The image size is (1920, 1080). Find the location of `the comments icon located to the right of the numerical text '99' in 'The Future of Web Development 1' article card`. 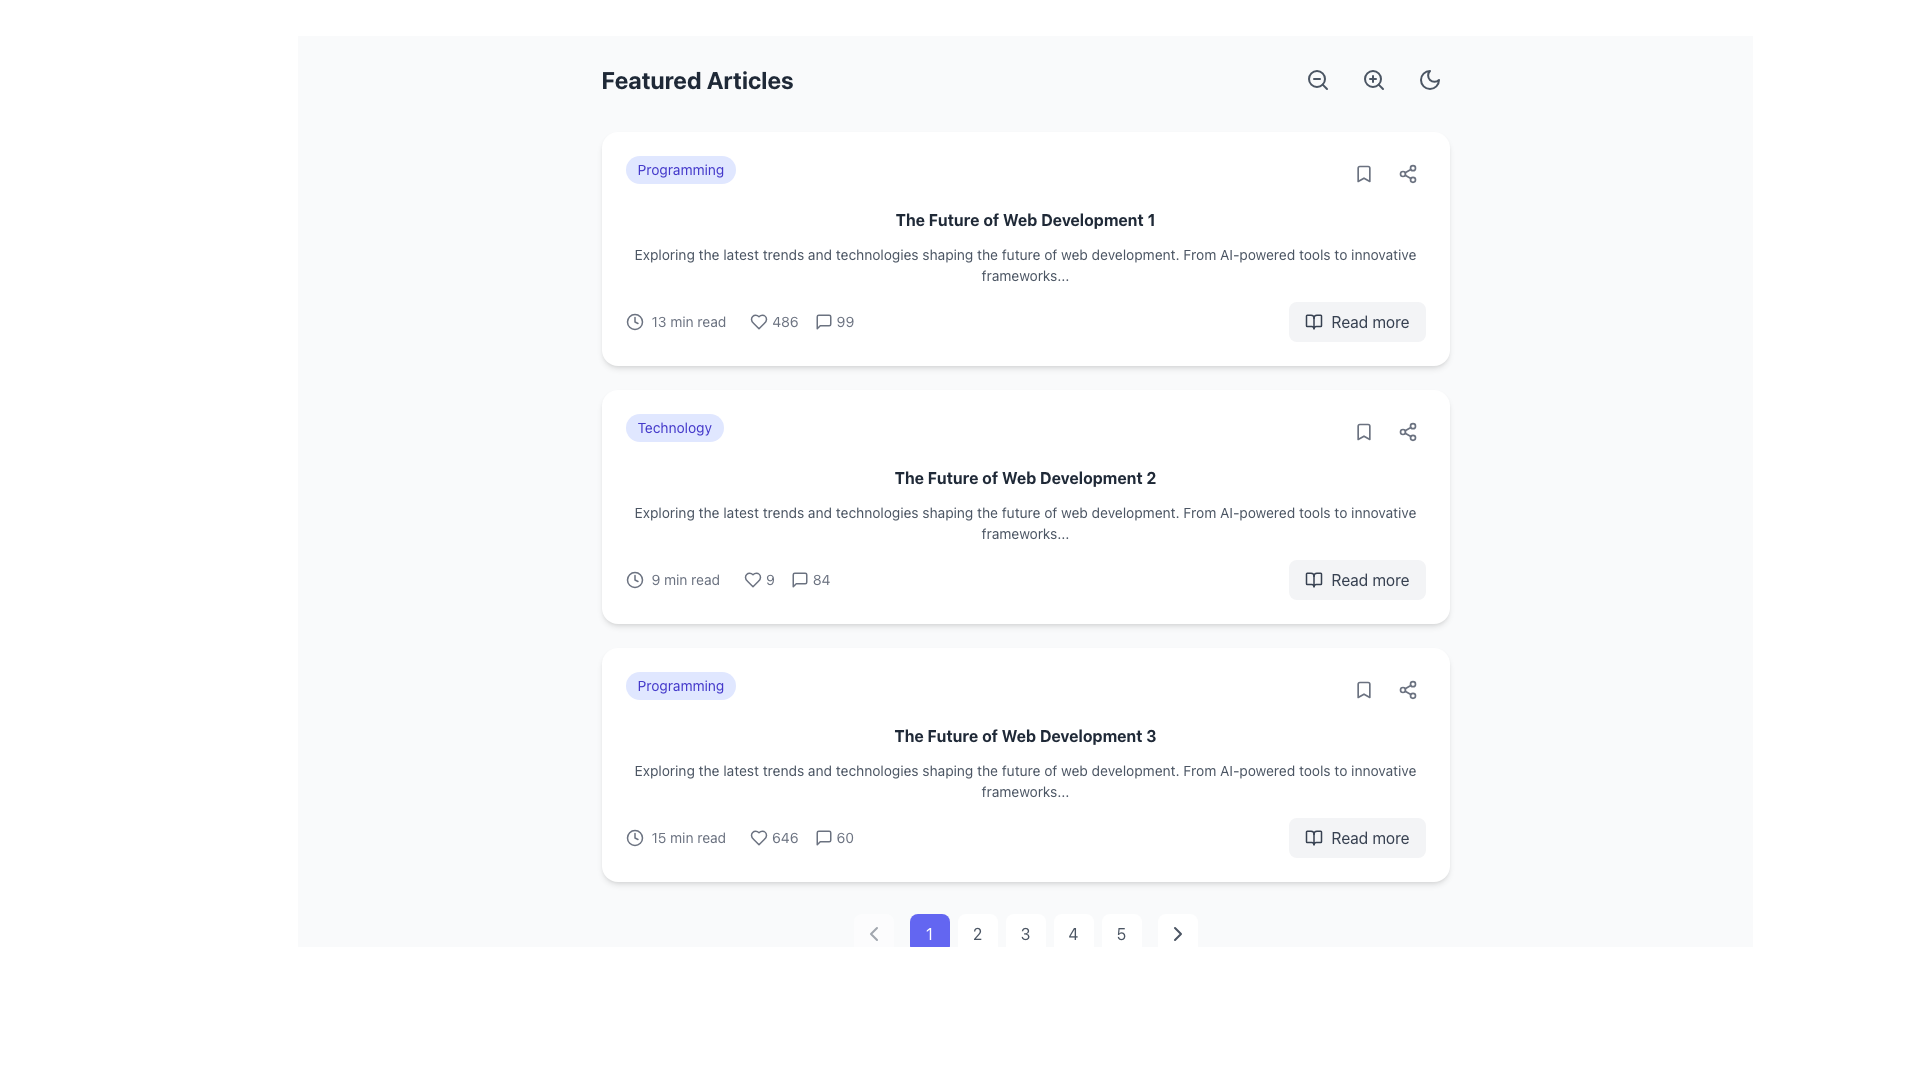

the comments icon located to the right of the numerical text '99' in 'The Future of Web Development 1' article card is located at coordinates (823, 320).